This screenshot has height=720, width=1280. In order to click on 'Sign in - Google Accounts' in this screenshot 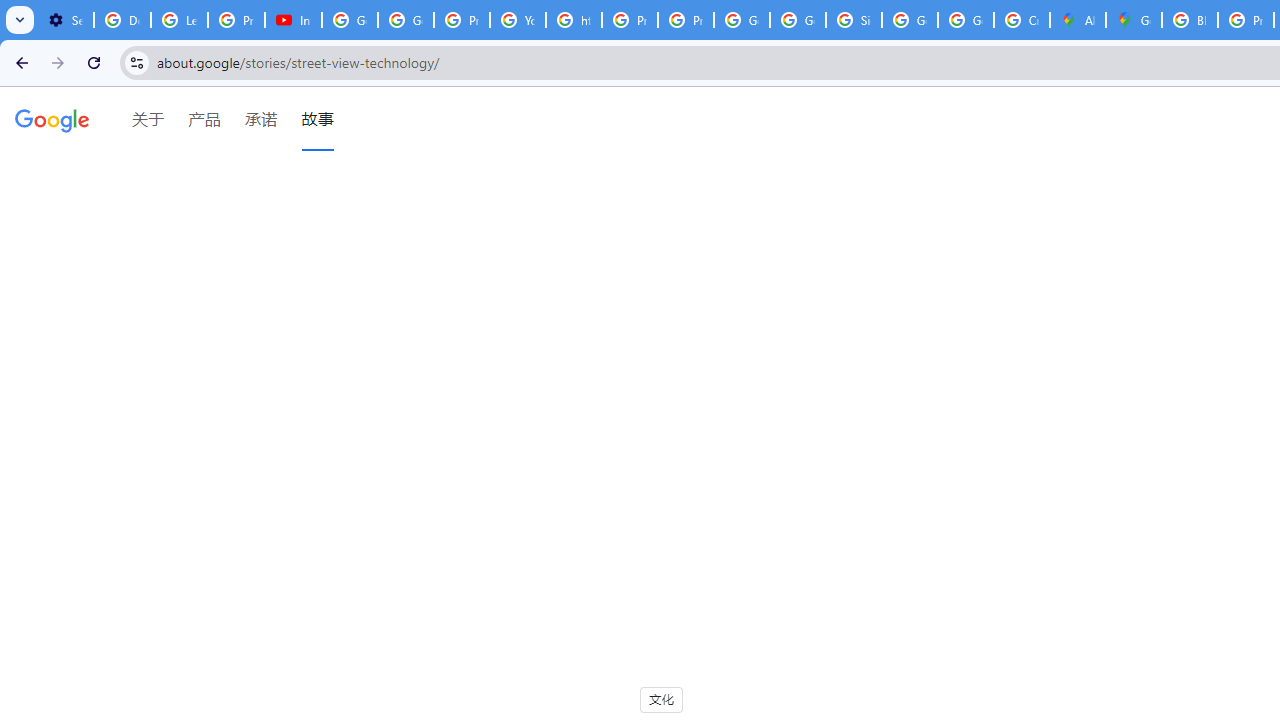, I will do `click(853, 20)`.